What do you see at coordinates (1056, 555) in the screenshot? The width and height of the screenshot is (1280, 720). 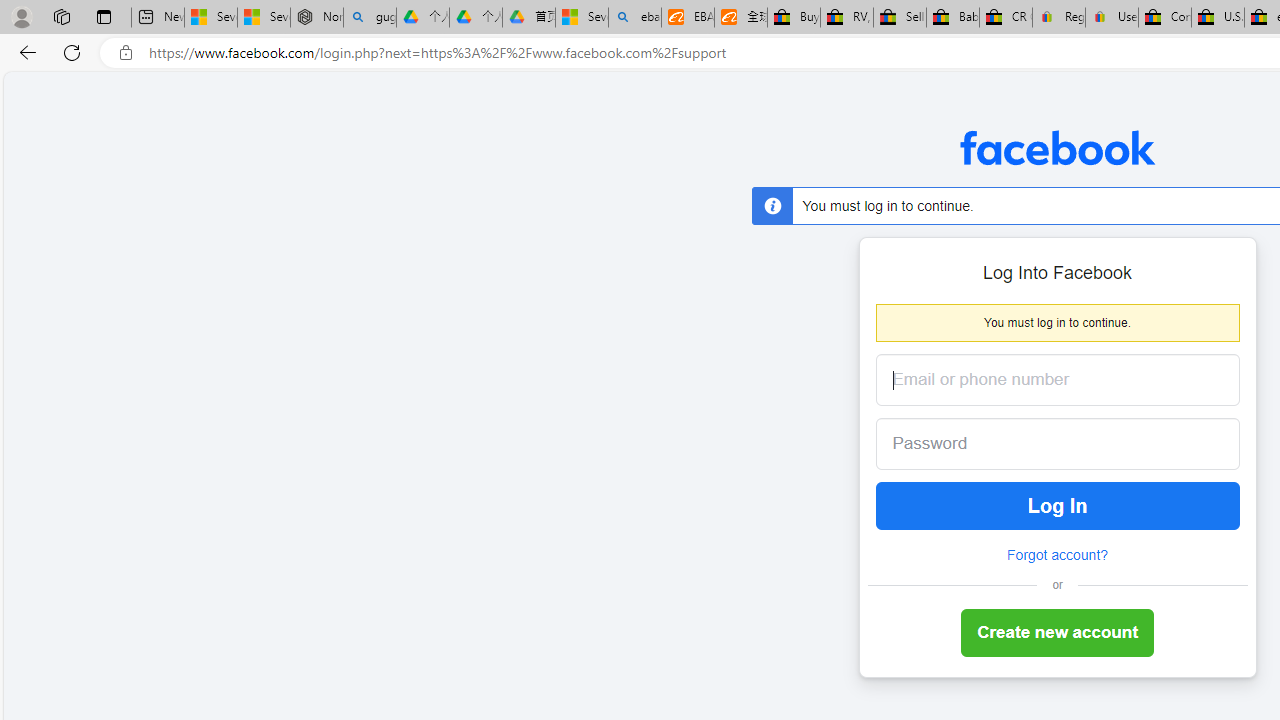 I see `'Forgot account?'` at bounding box center [1056, 555].